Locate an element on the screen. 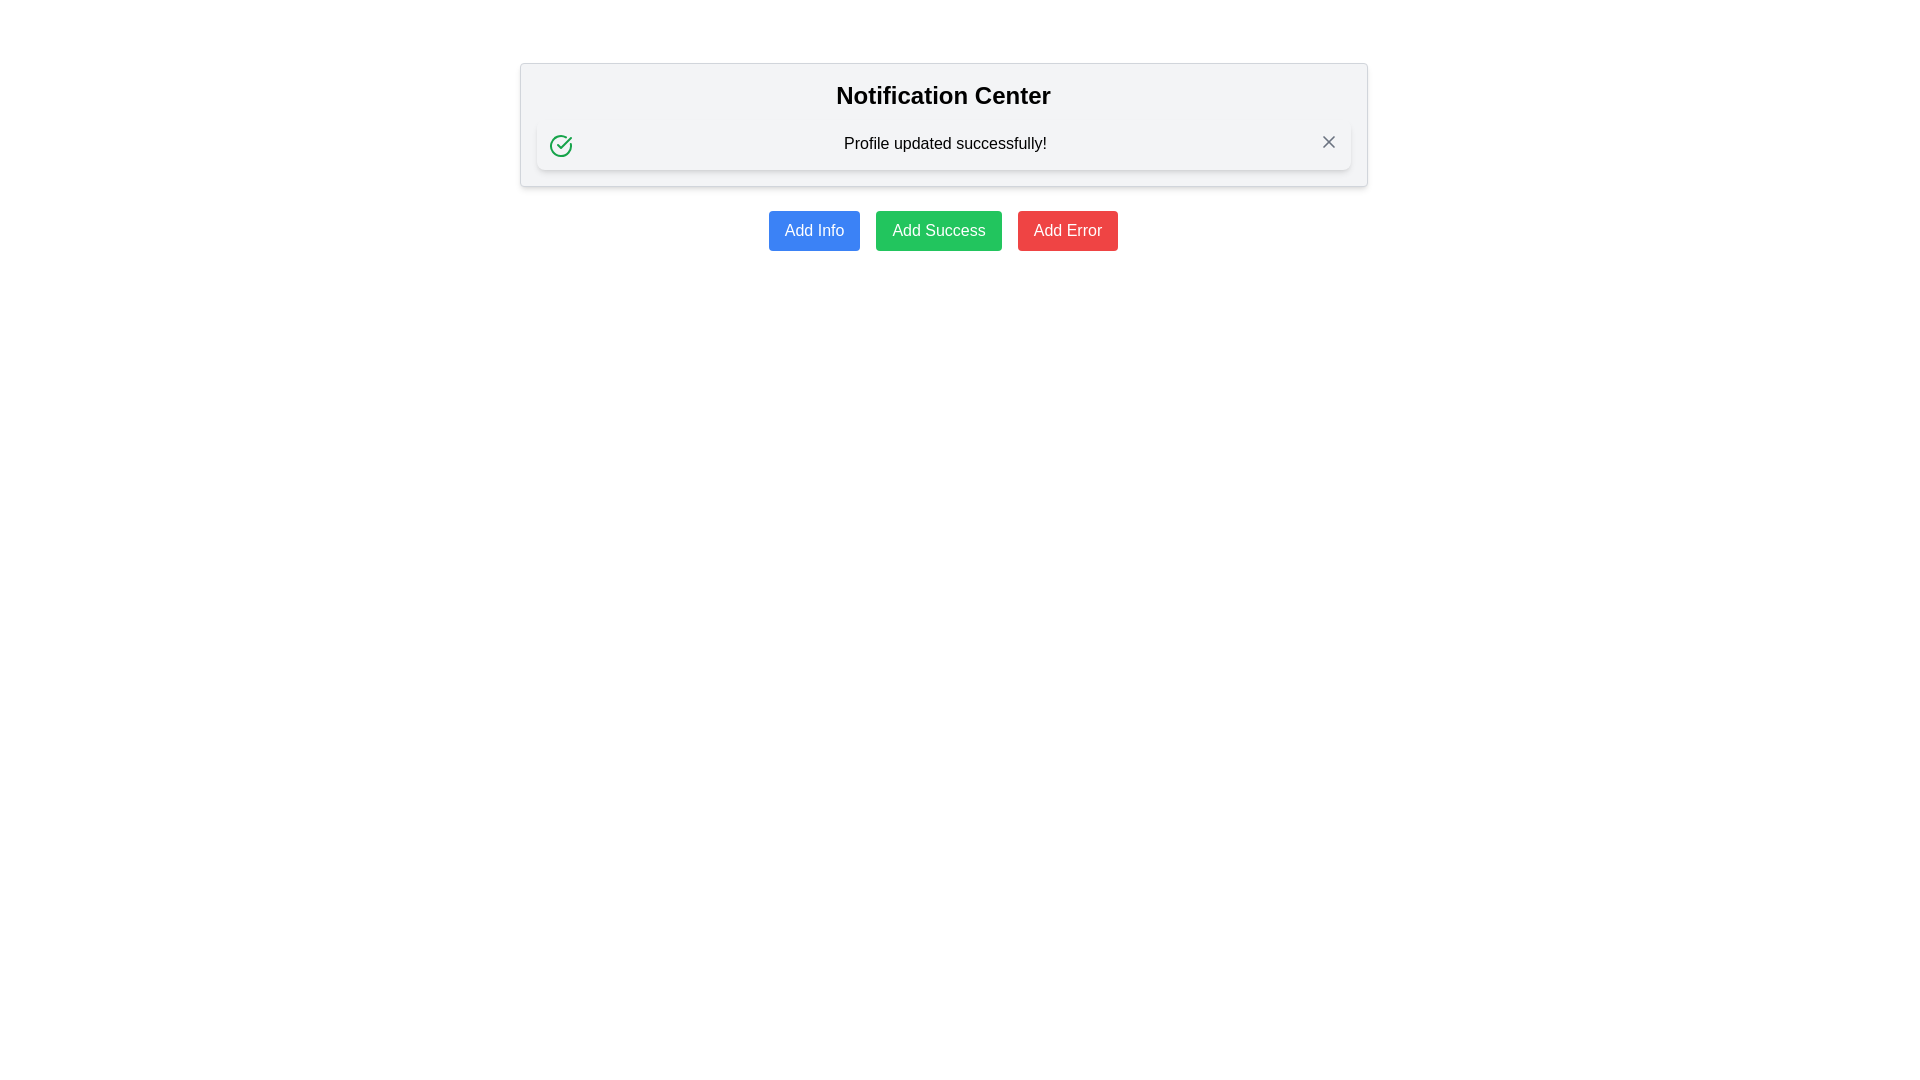 This screenshot has width=1920, height=1080. the Close button, which is a small gray icon resembling a cross located at the far right side of the notification box that reads 'Profile updated successfully!' is located at coordinates (1328, 141).